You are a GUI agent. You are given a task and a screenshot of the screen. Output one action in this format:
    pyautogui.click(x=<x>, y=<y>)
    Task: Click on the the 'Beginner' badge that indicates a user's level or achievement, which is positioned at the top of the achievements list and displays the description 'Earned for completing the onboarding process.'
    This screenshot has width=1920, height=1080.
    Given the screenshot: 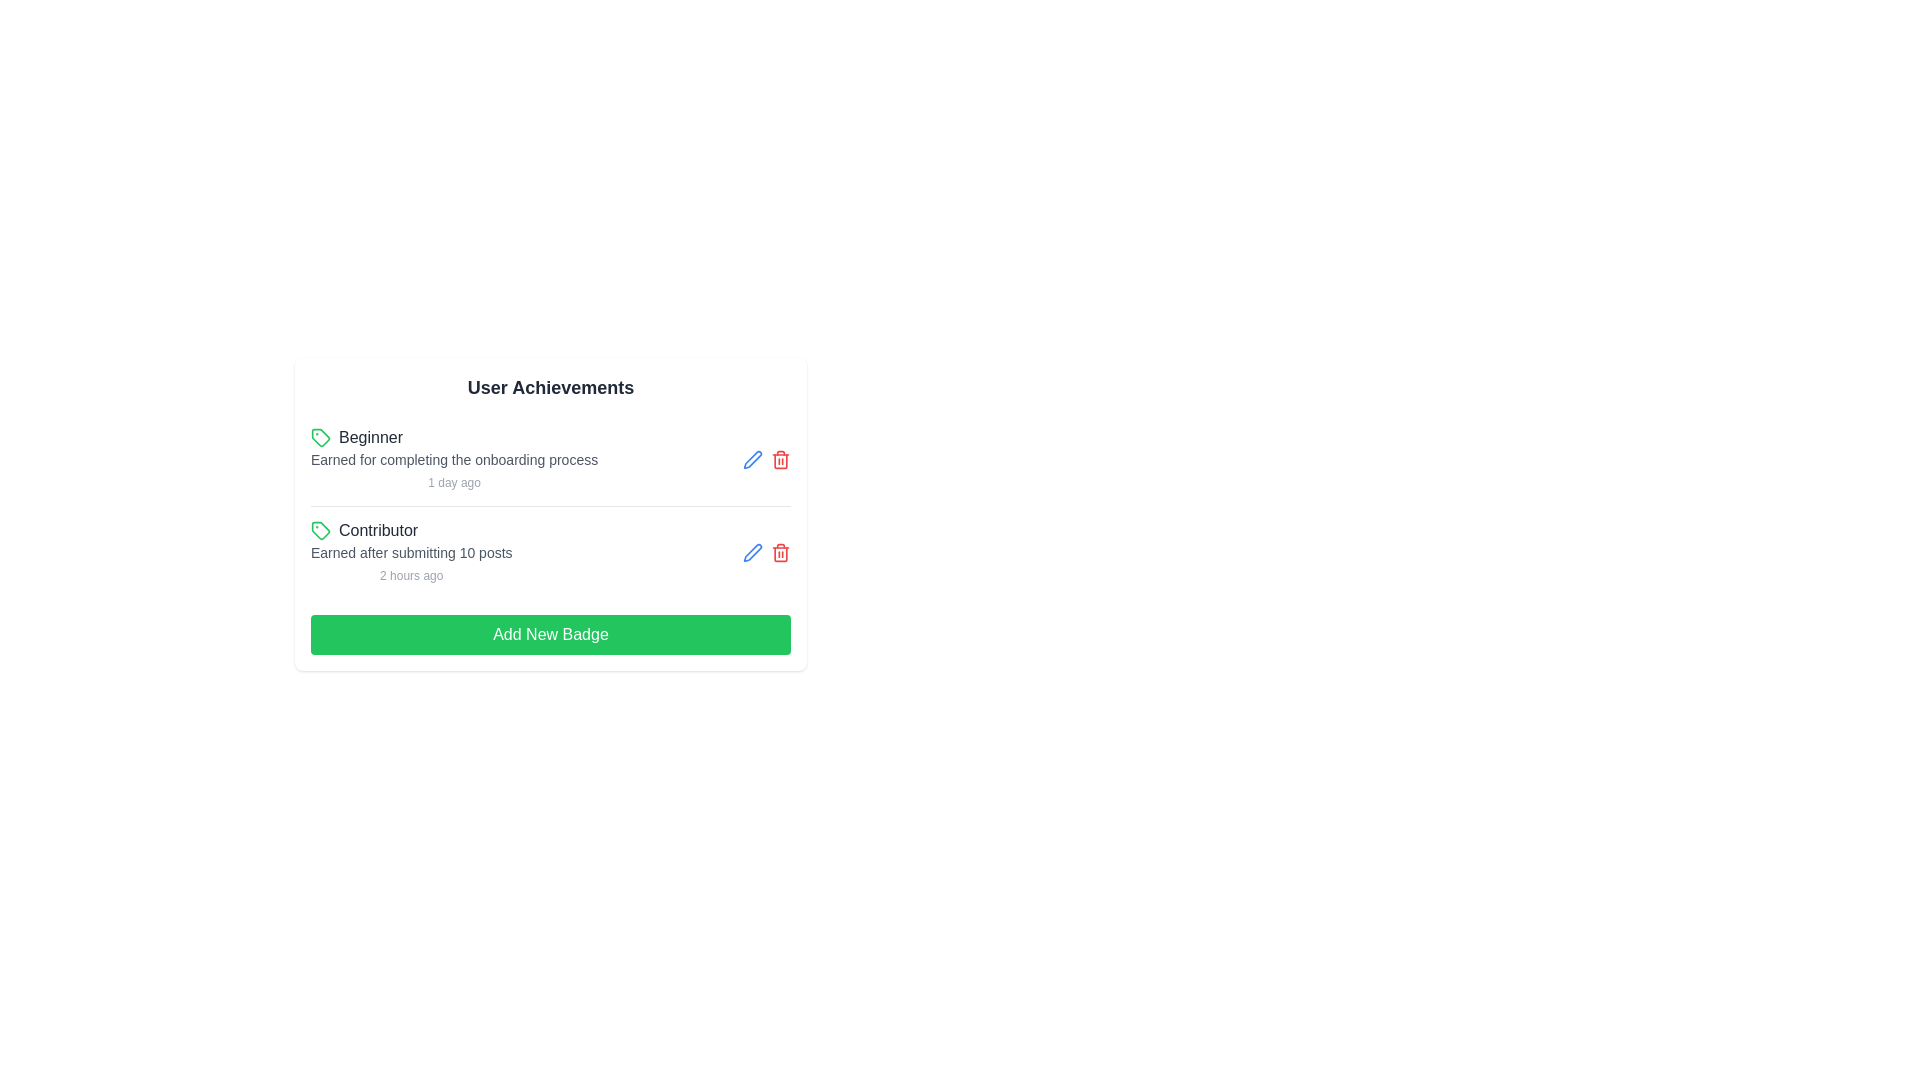 What is the action you would take?
    pyautogui.click(x=453, y=437)
    